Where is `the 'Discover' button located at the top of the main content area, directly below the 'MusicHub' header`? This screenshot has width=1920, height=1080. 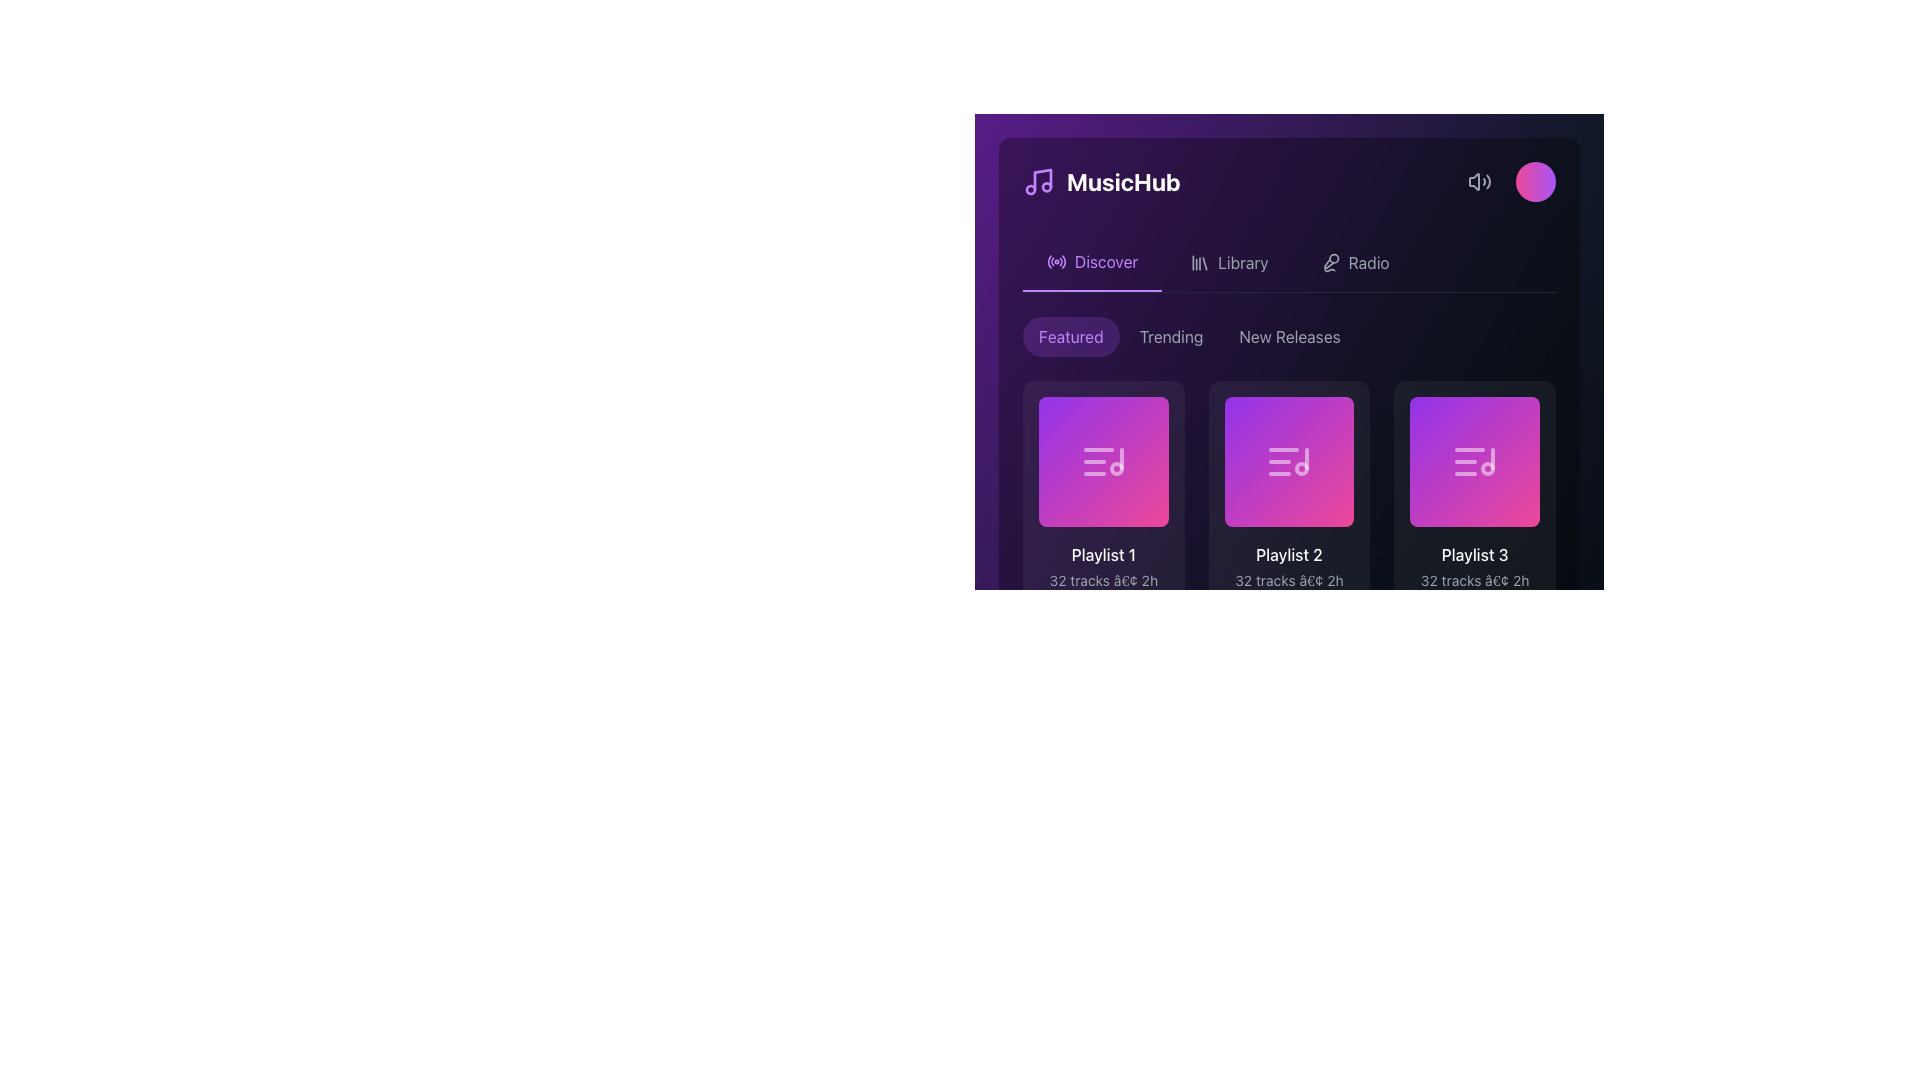
the 'Discover' button located at the top of the main content area, directly below the 'MusicHub' header is located at coordinates (1091, 261).